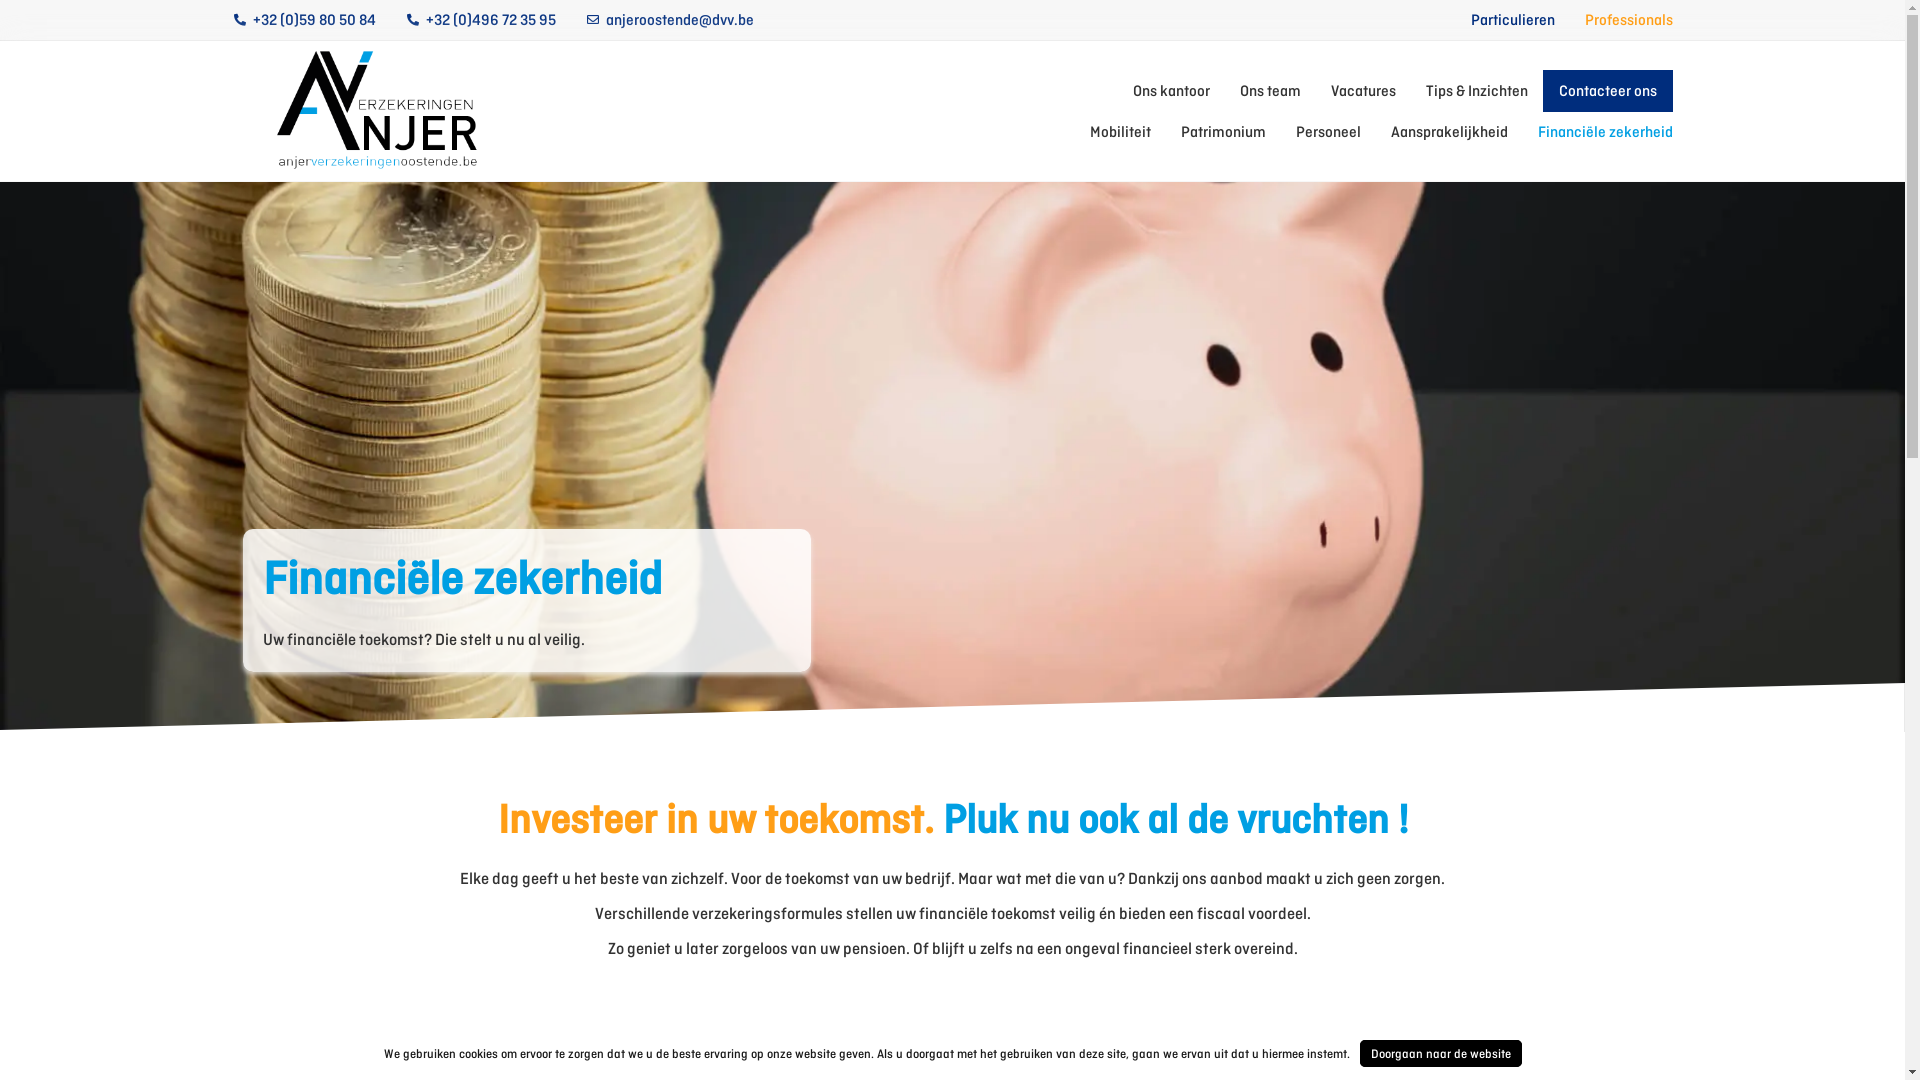 The height and width of the screenshot is (1080, 1920). Describe the element at coordinates (1269, 91) in the screenshot. I see `'Ons team'` at that location.